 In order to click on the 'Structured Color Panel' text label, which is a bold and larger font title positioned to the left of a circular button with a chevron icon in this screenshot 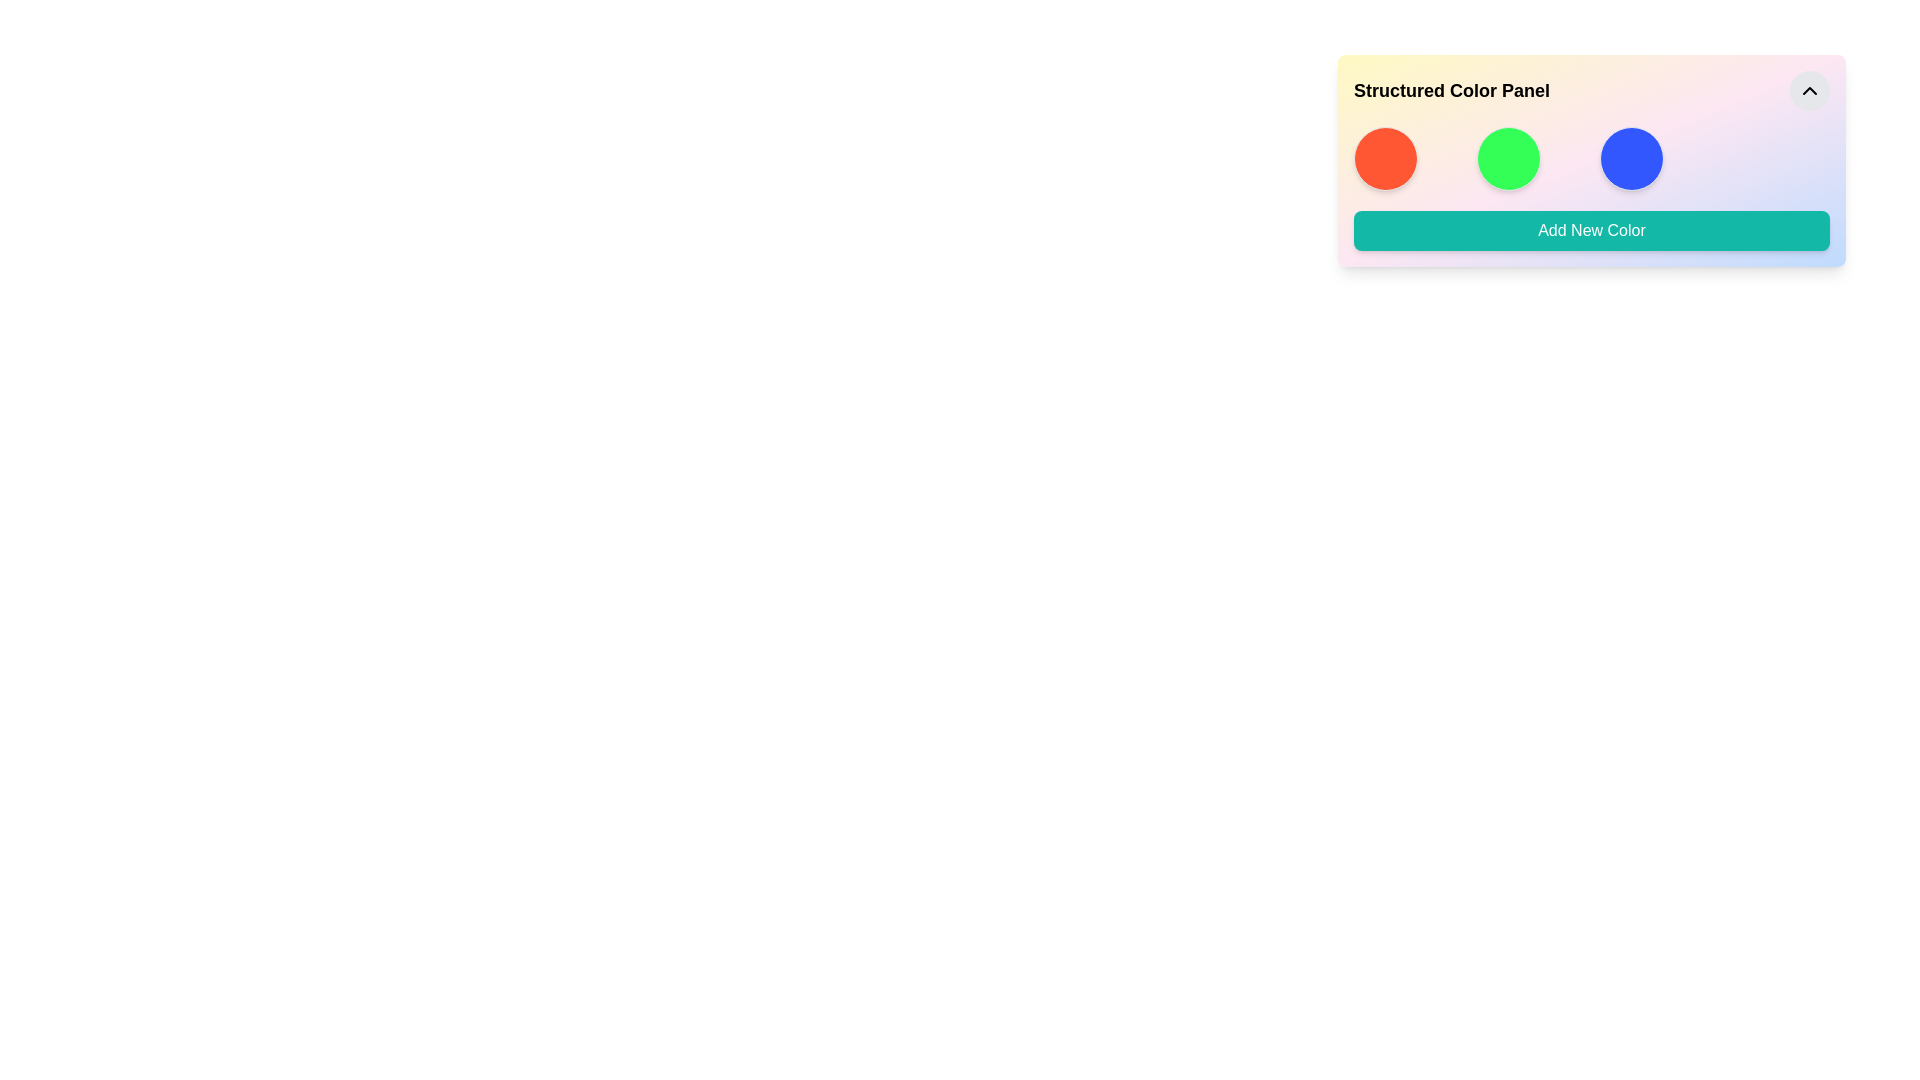, I will do `click(1452, 91)`.